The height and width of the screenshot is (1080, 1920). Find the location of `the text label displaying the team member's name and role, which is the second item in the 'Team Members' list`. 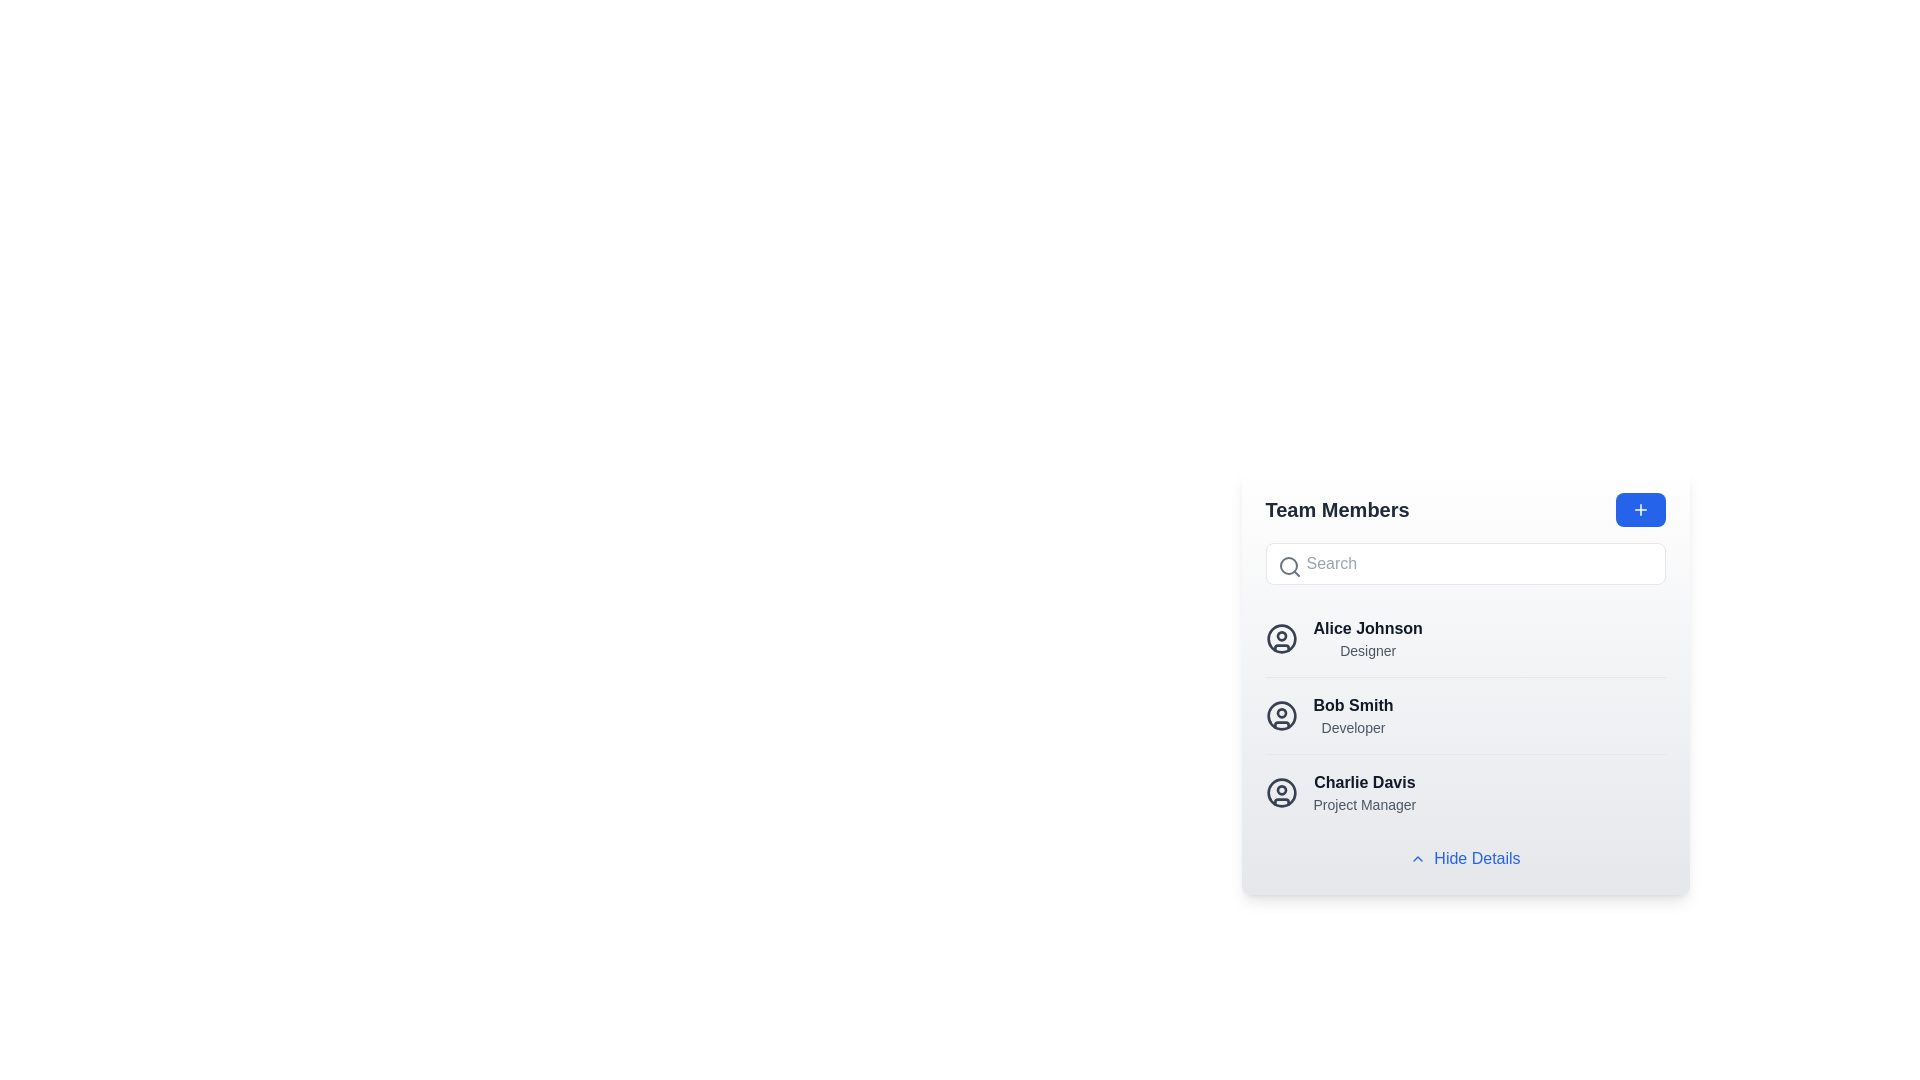

the text label displaying the team member's name and role, which is the second item in the 'Team Members' list is located at coordinates (1367, 639).